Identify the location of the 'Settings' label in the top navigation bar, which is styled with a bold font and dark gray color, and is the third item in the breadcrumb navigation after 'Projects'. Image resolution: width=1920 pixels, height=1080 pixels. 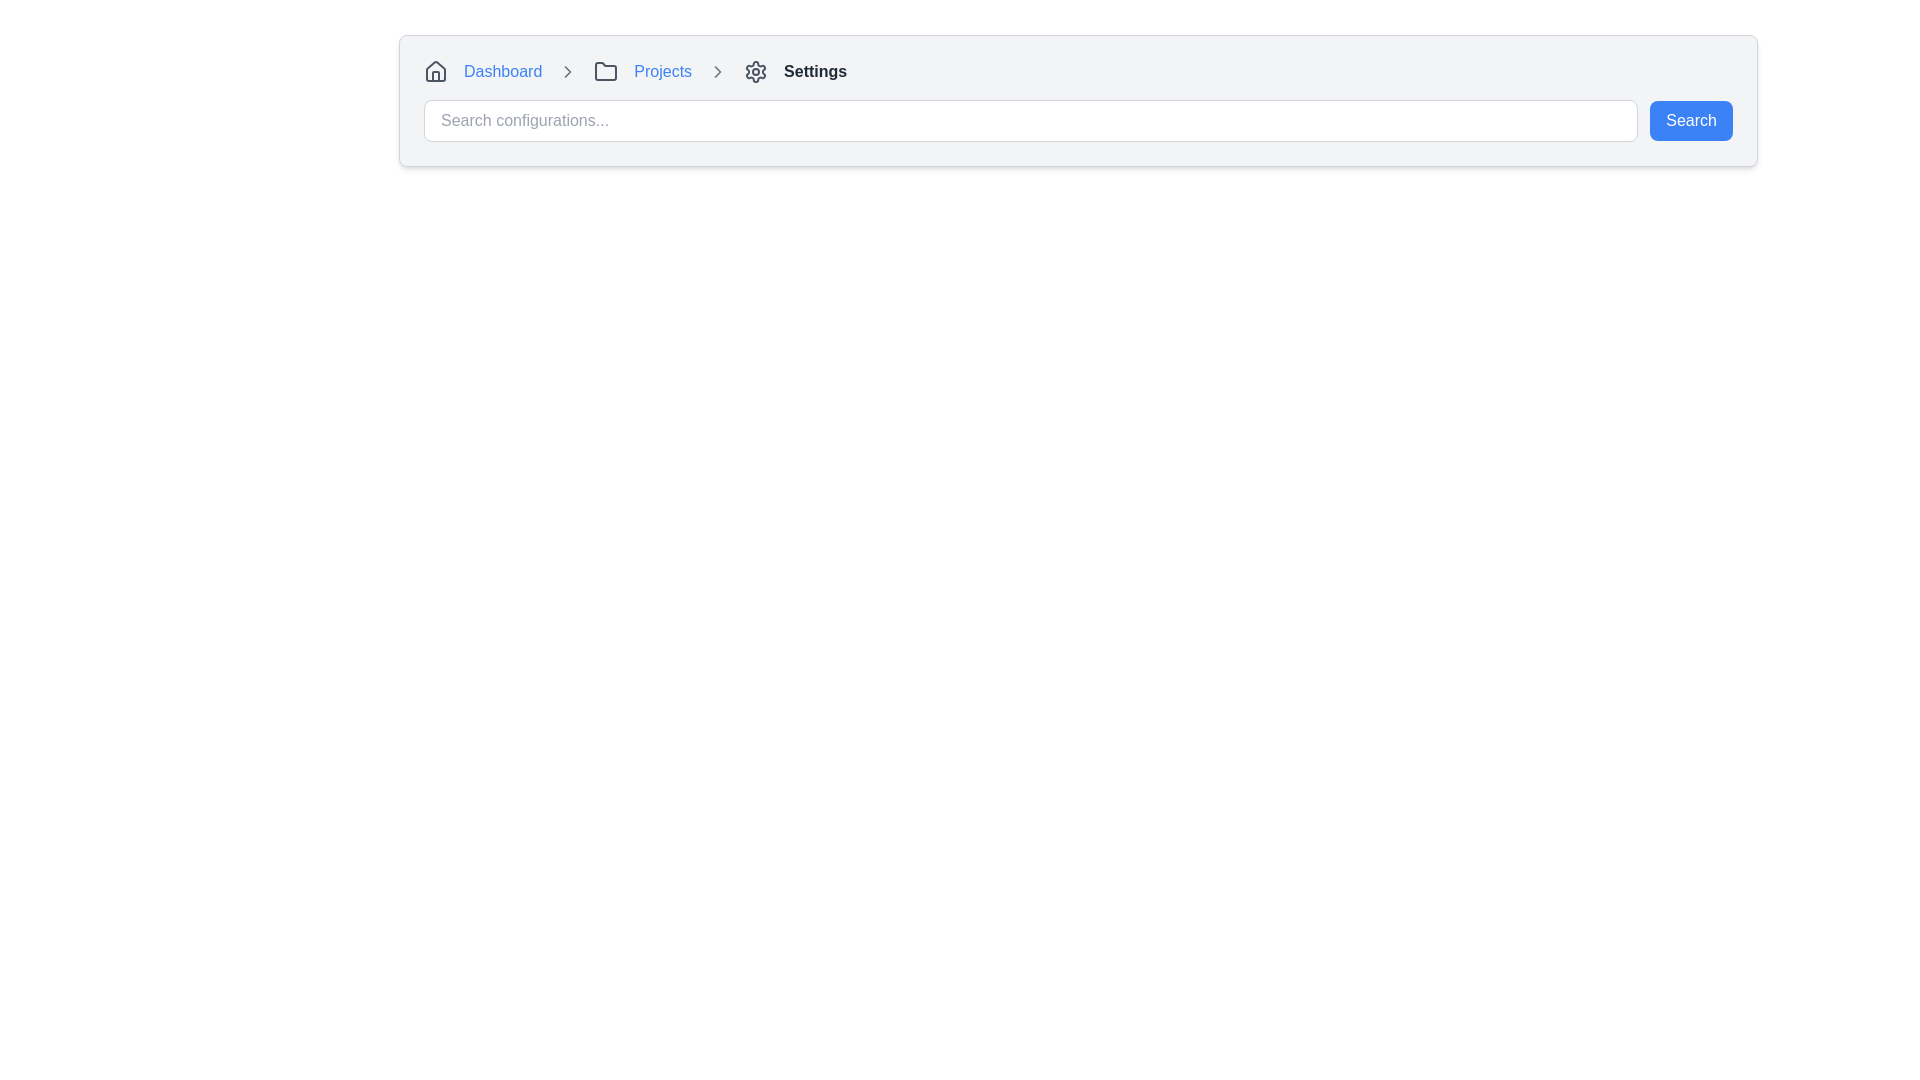
(815, 71).